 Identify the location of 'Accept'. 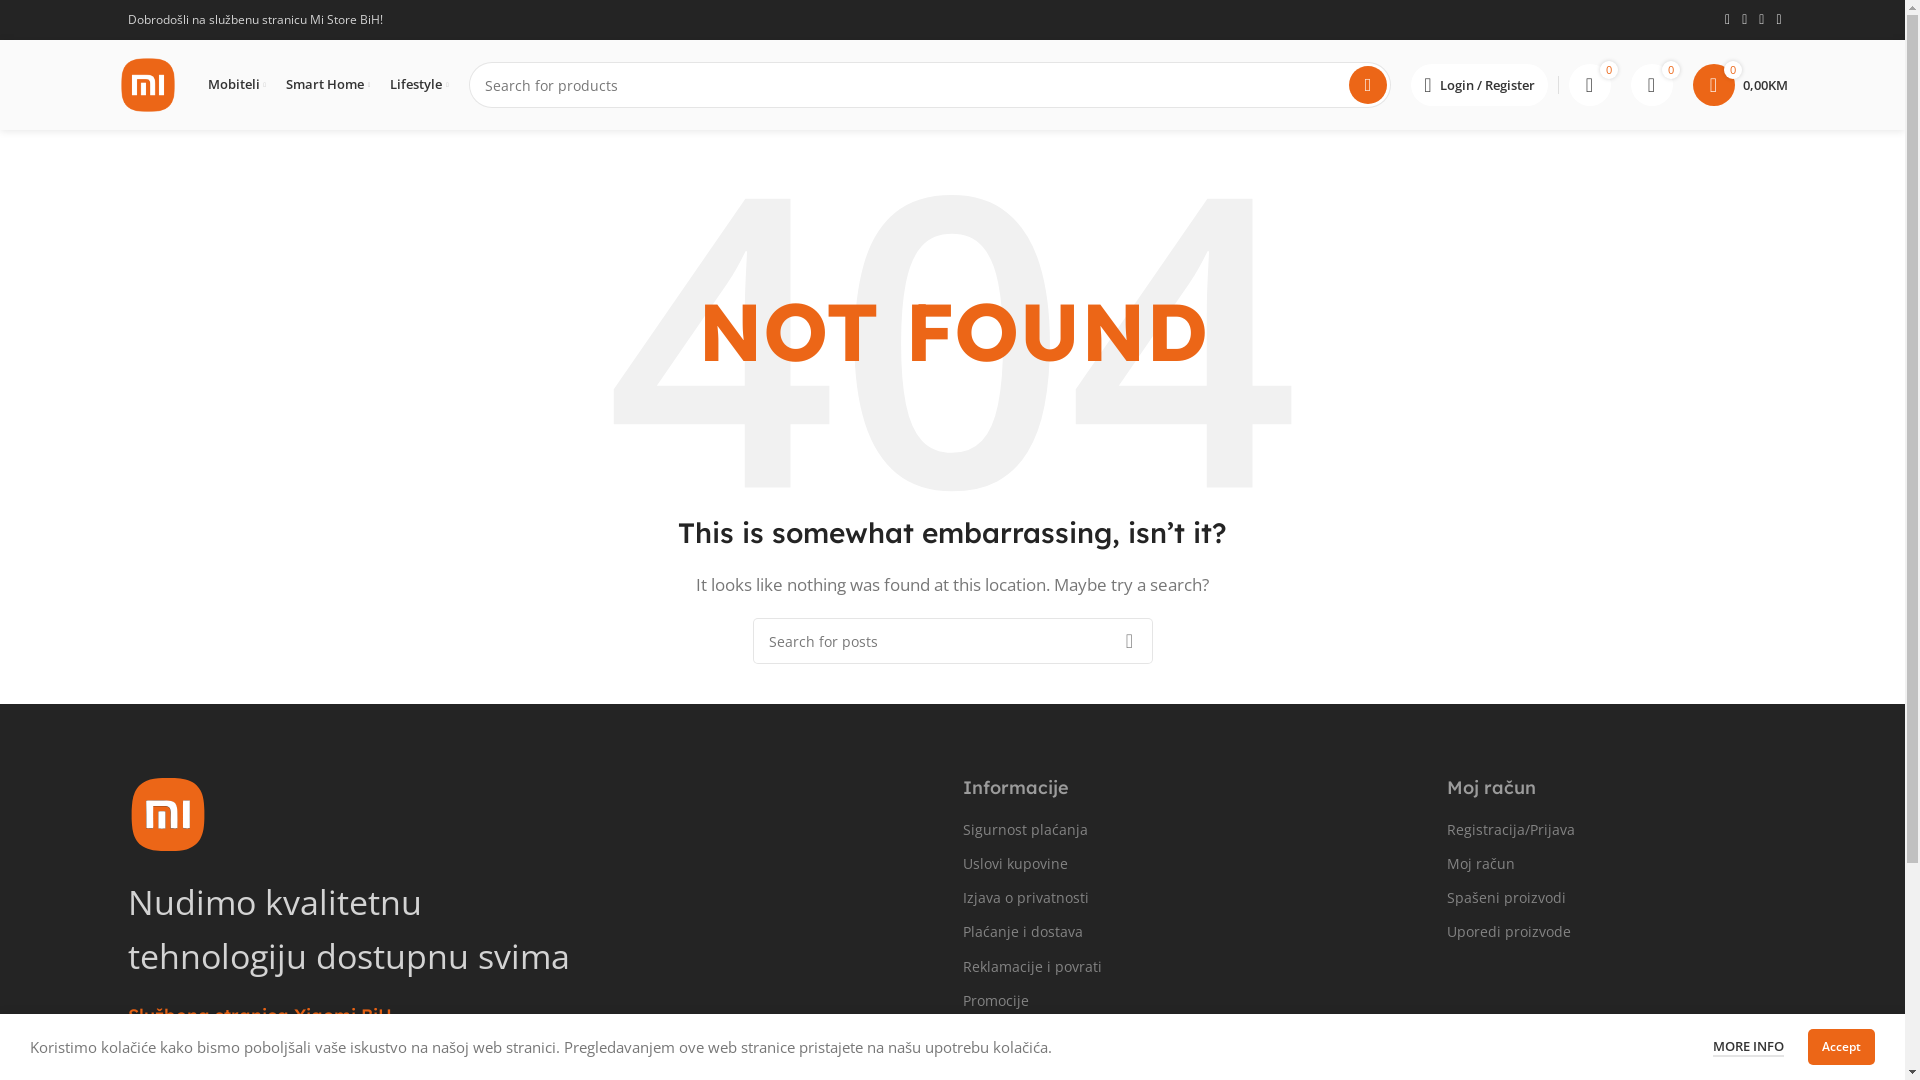
(1840, 1045).